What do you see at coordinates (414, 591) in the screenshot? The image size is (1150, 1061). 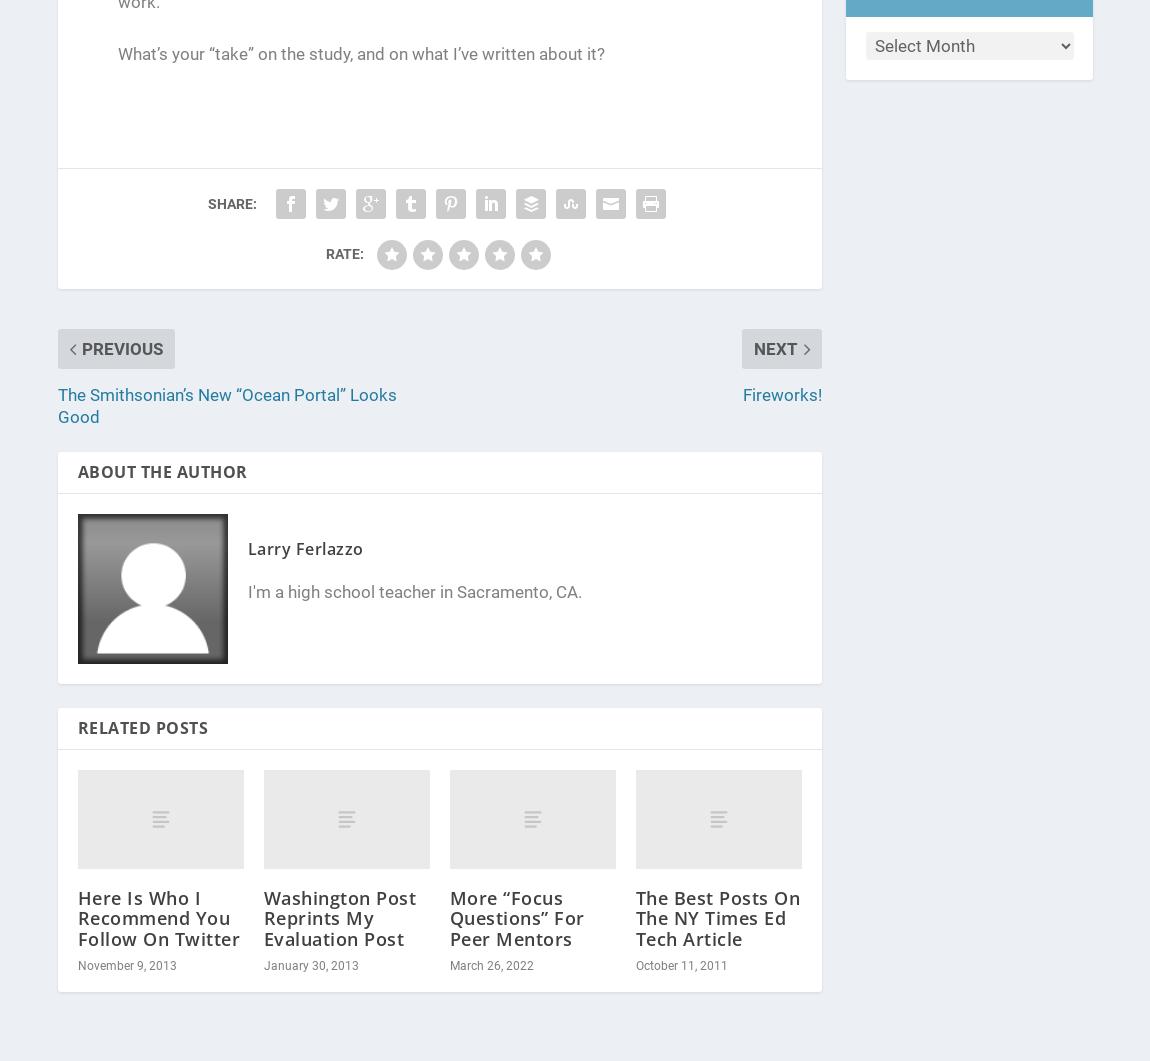 I see `'I'm a high school teacher in Sacramento, CA.'` at bounding box center [414, 591].